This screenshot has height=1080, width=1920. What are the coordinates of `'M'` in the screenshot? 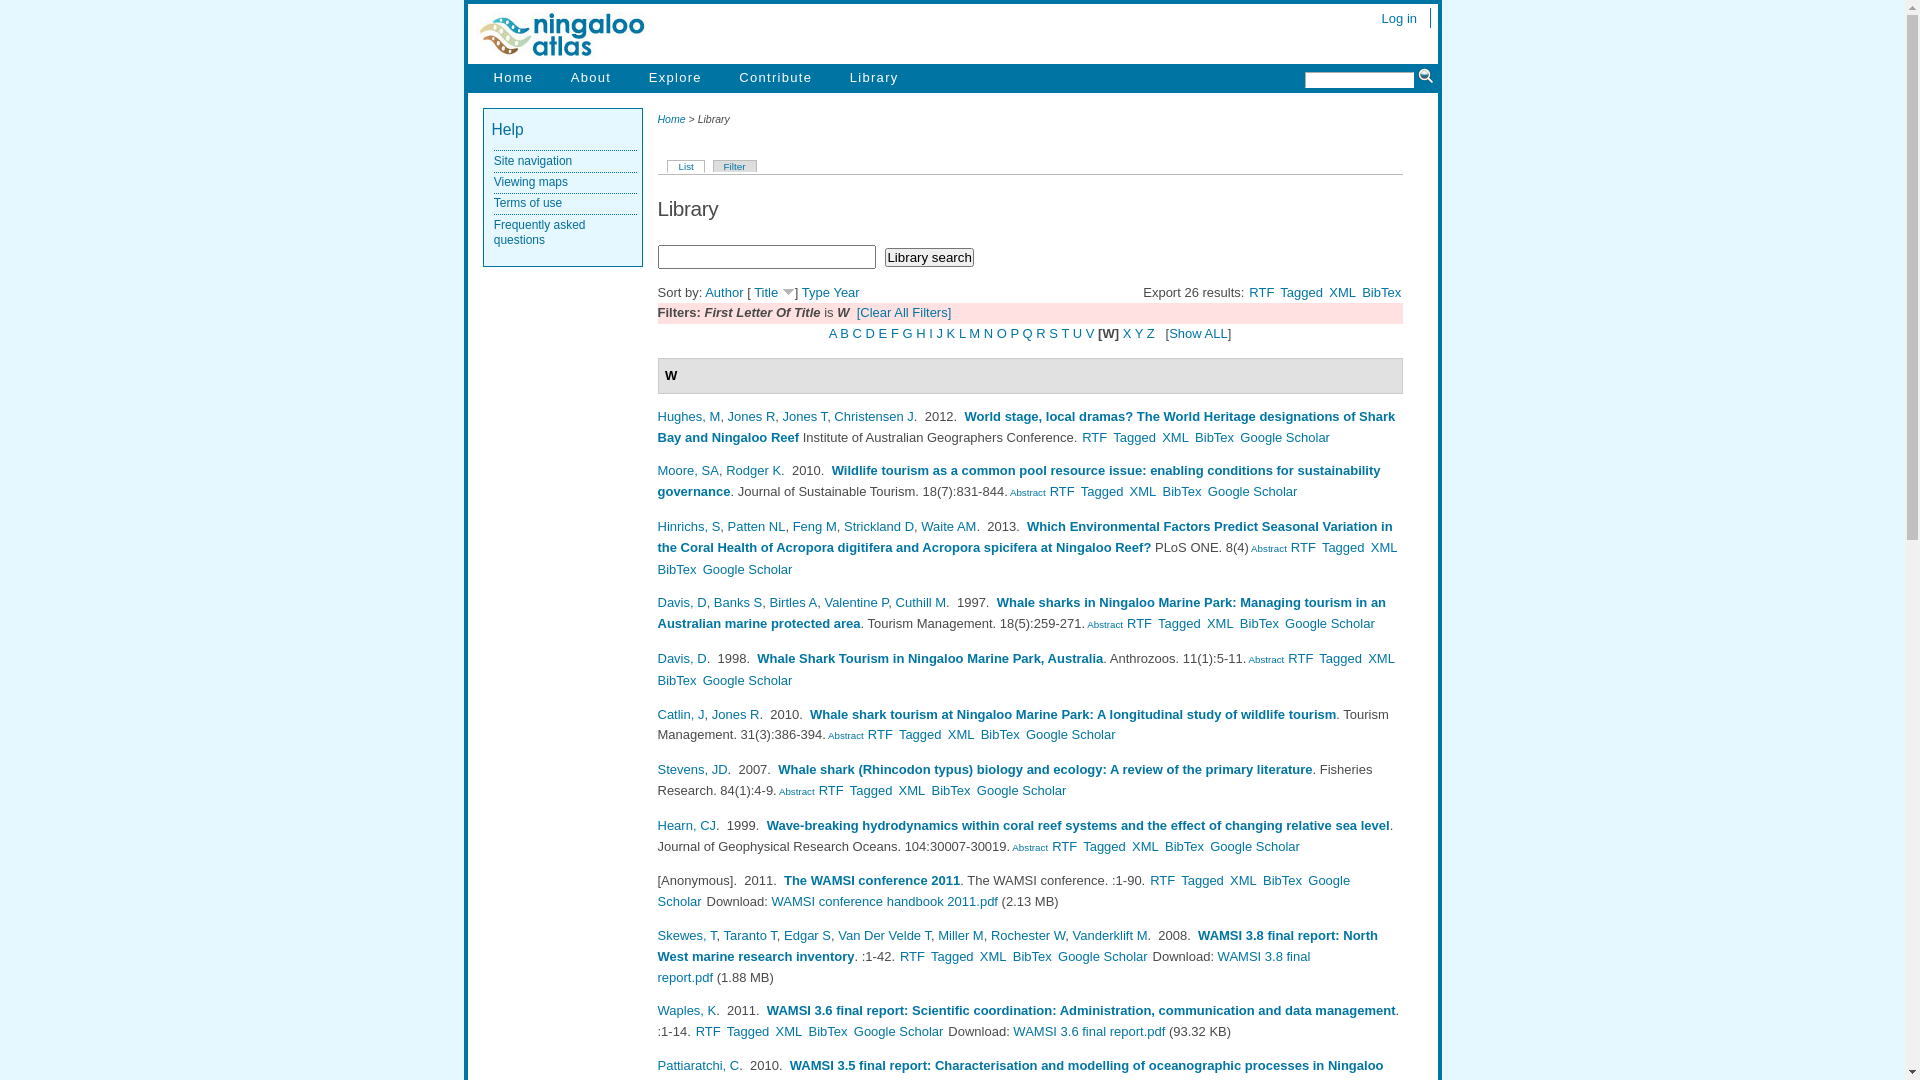 It's located at (974, 332).